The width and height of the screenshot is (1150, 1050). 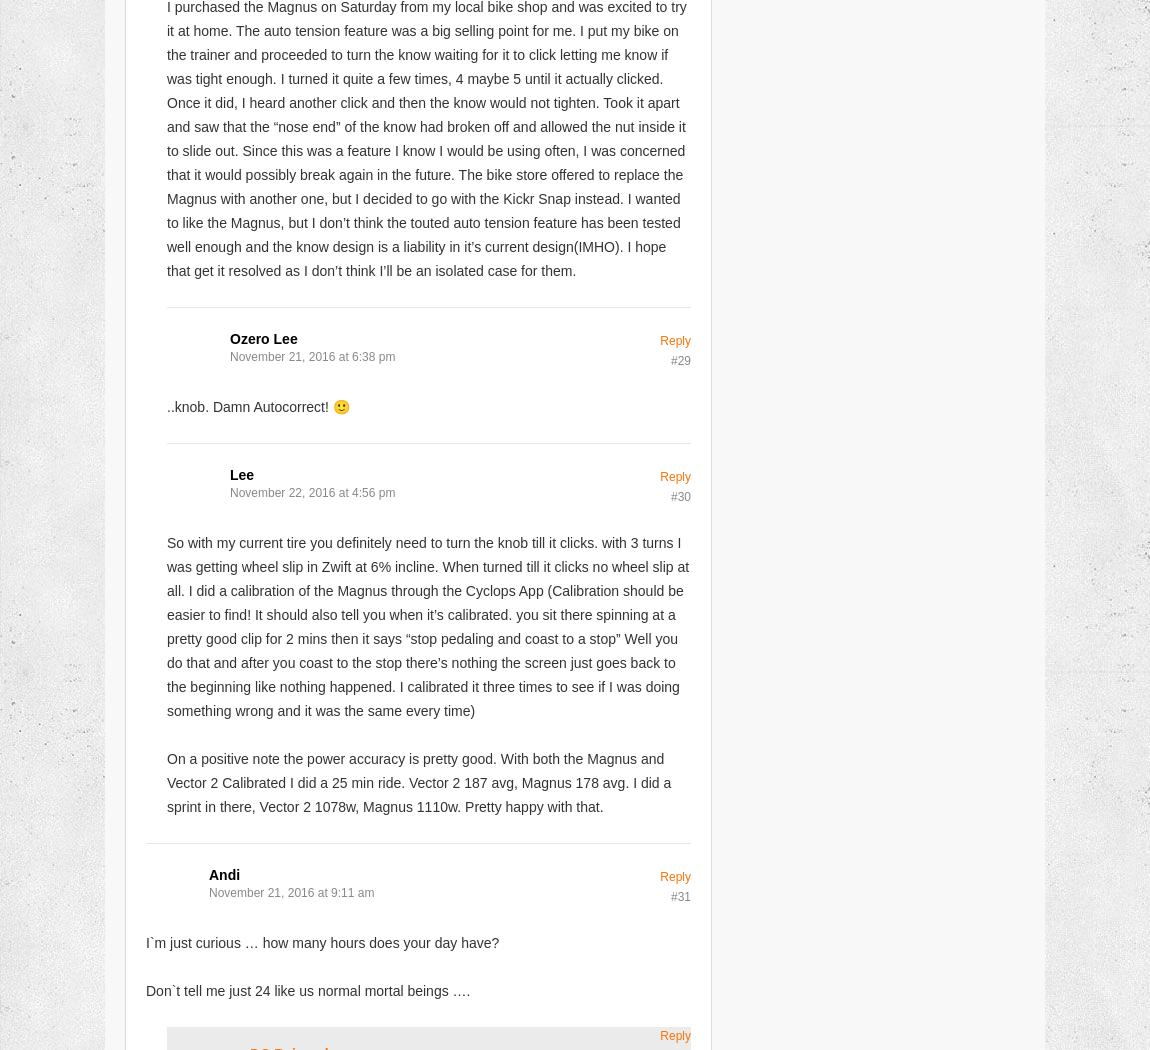 What do you see at coordinates (428, 626) in the screenshot?
I see `'So with my current tire you definitely need to turn the knob till it clicks. with 3 turns I was getting wheel slip in Zwift at 6% incline. When turned till it clicks no wheel slip at all. I did a calibration of the Magnus through the Cyclops App (Calibration should be easier to find! It should also tell you when it’s calibrated. you sit there spinning at a pretty good clip for 2 mins then it says “stop pedaling and coast to a stop” Well you do that and after you coast to the stop there’s nothing the screen just goes back to the beginning like nothing happened. I calibrated it three times to see if I was doing something wrong and it was the same every time)'` at bounding box center [428, 626].